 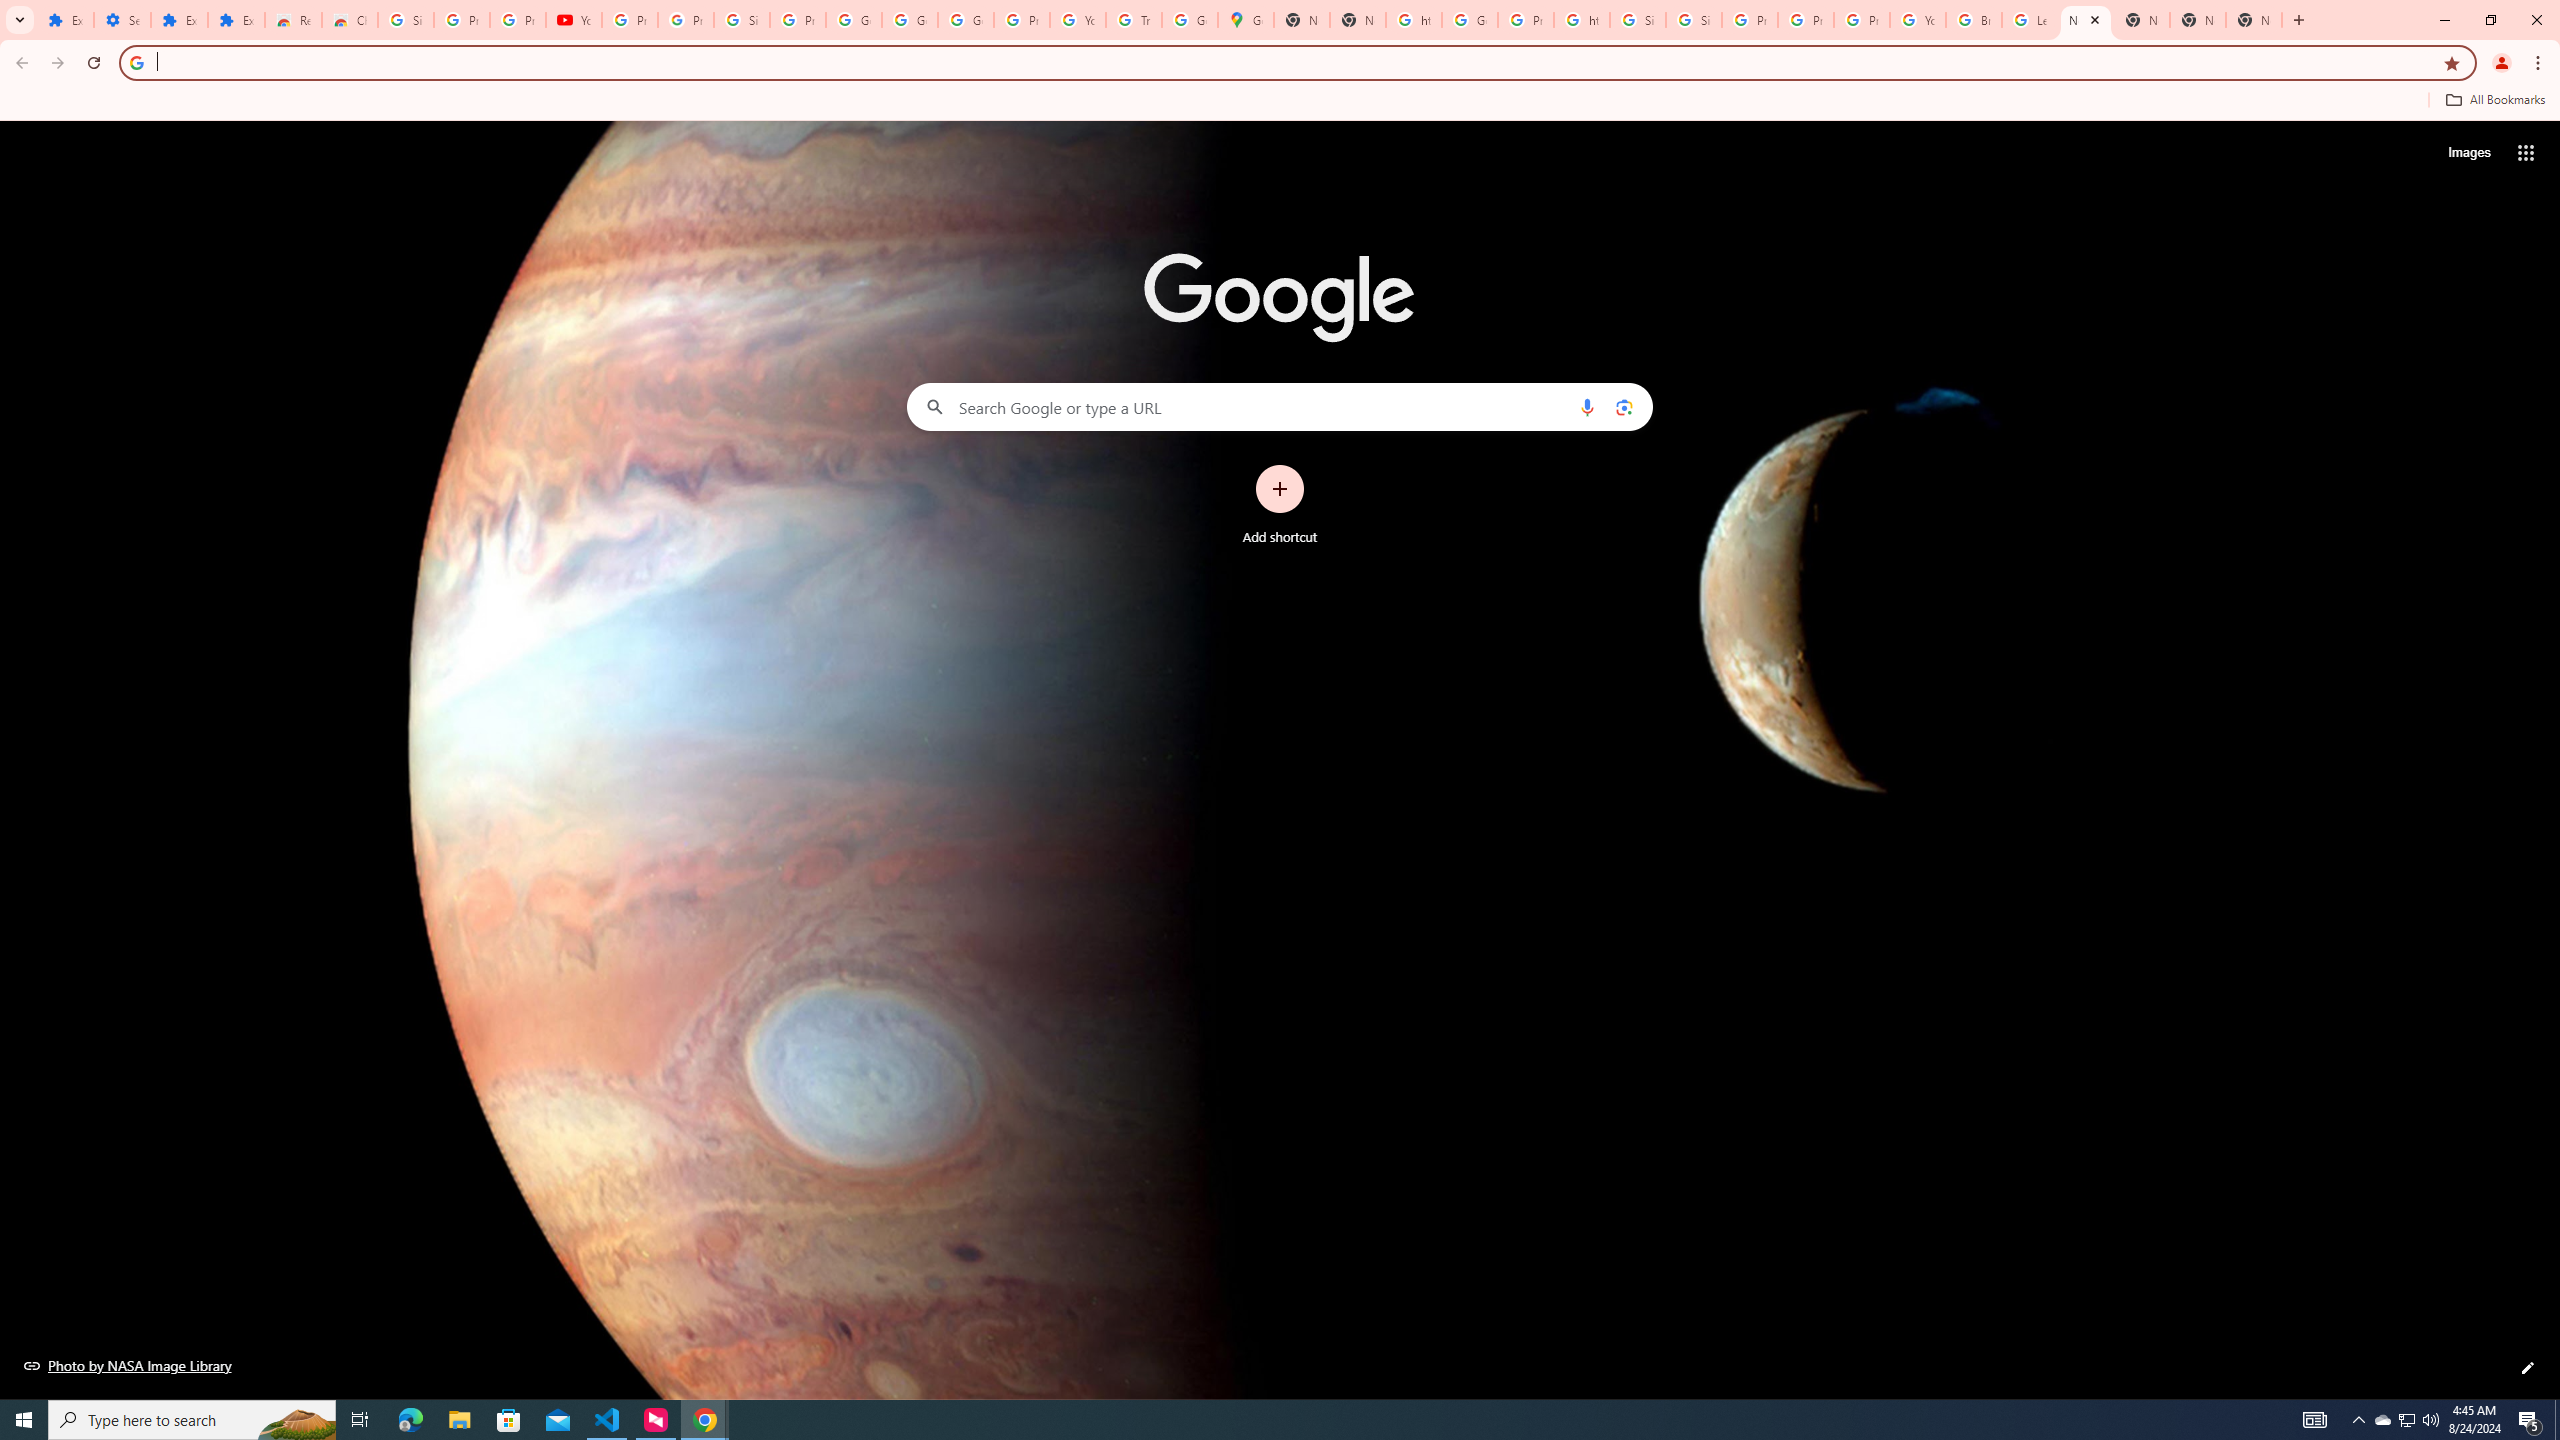 I want to click on 'Search Google or type a URL', so click(x=1280, y=405).